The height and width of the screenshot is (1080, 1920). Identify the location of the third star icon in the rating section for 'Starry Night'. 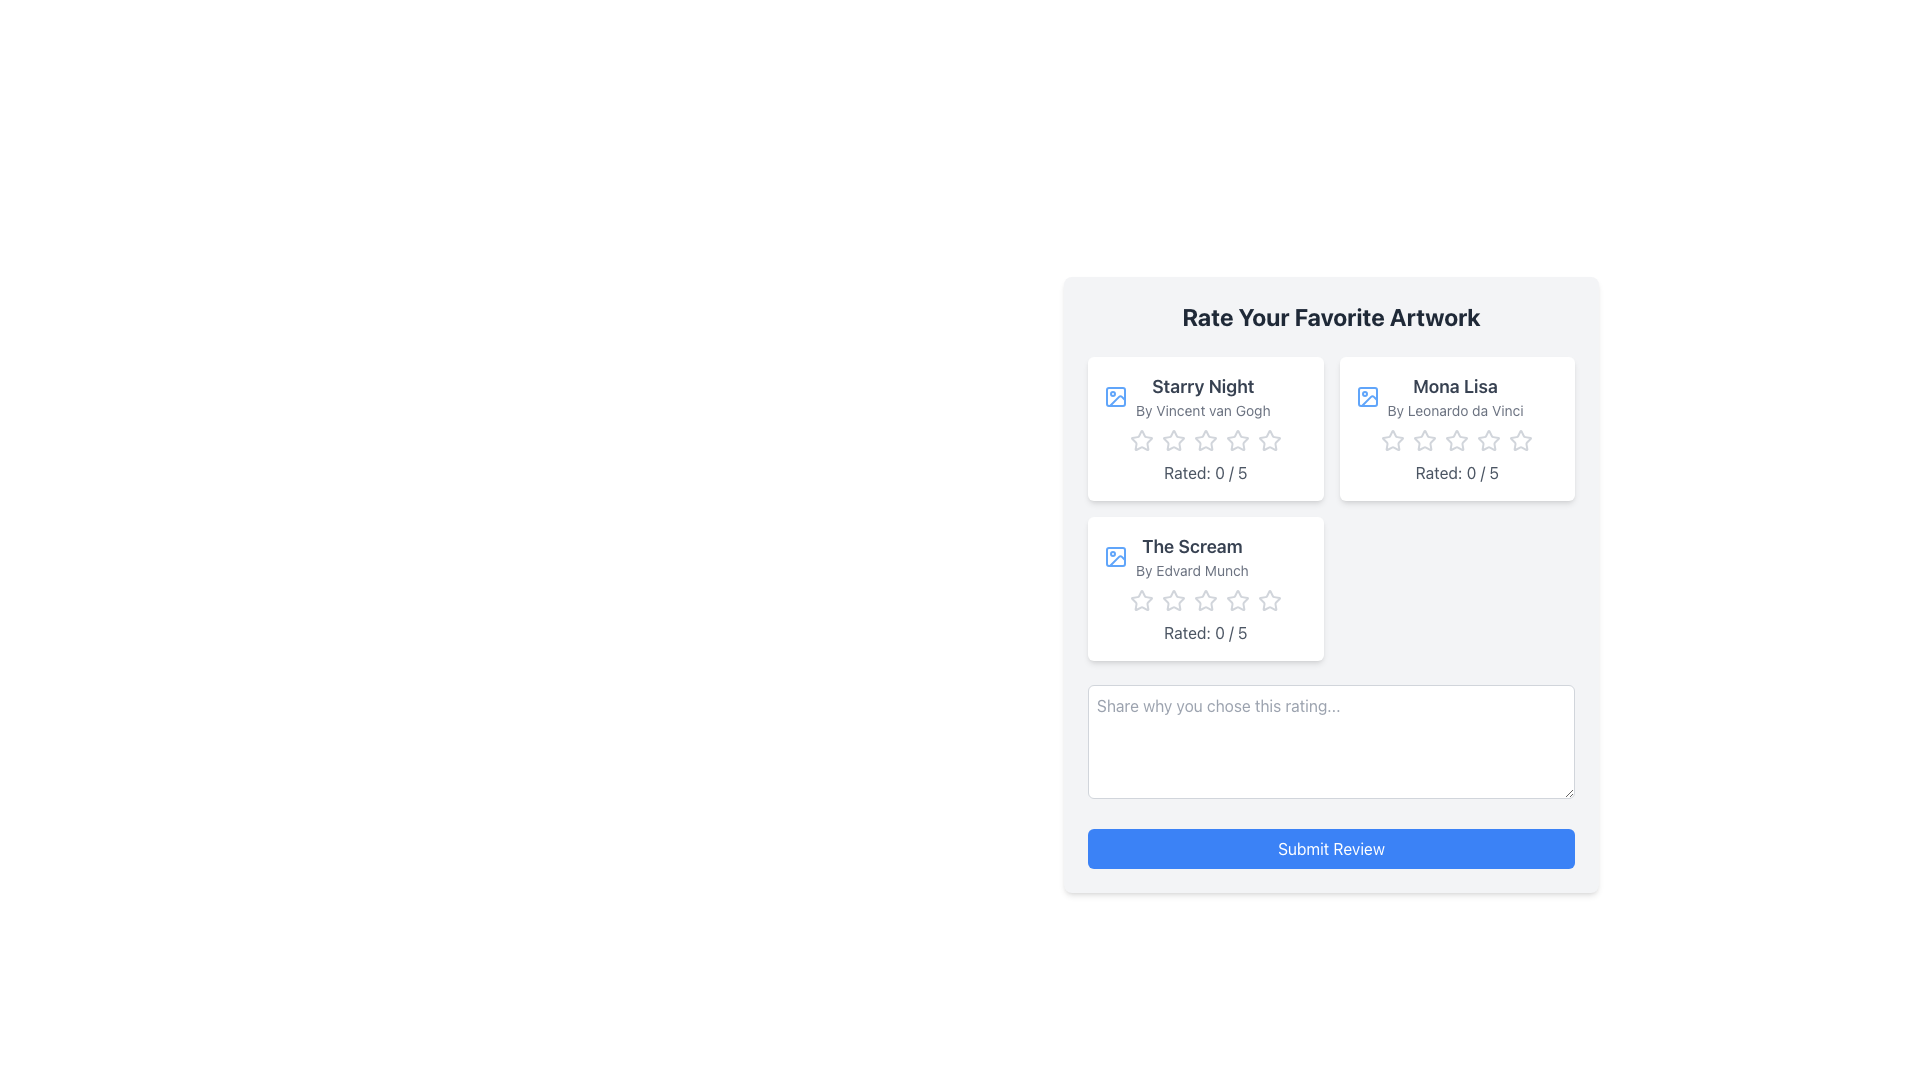
(1236, 439).